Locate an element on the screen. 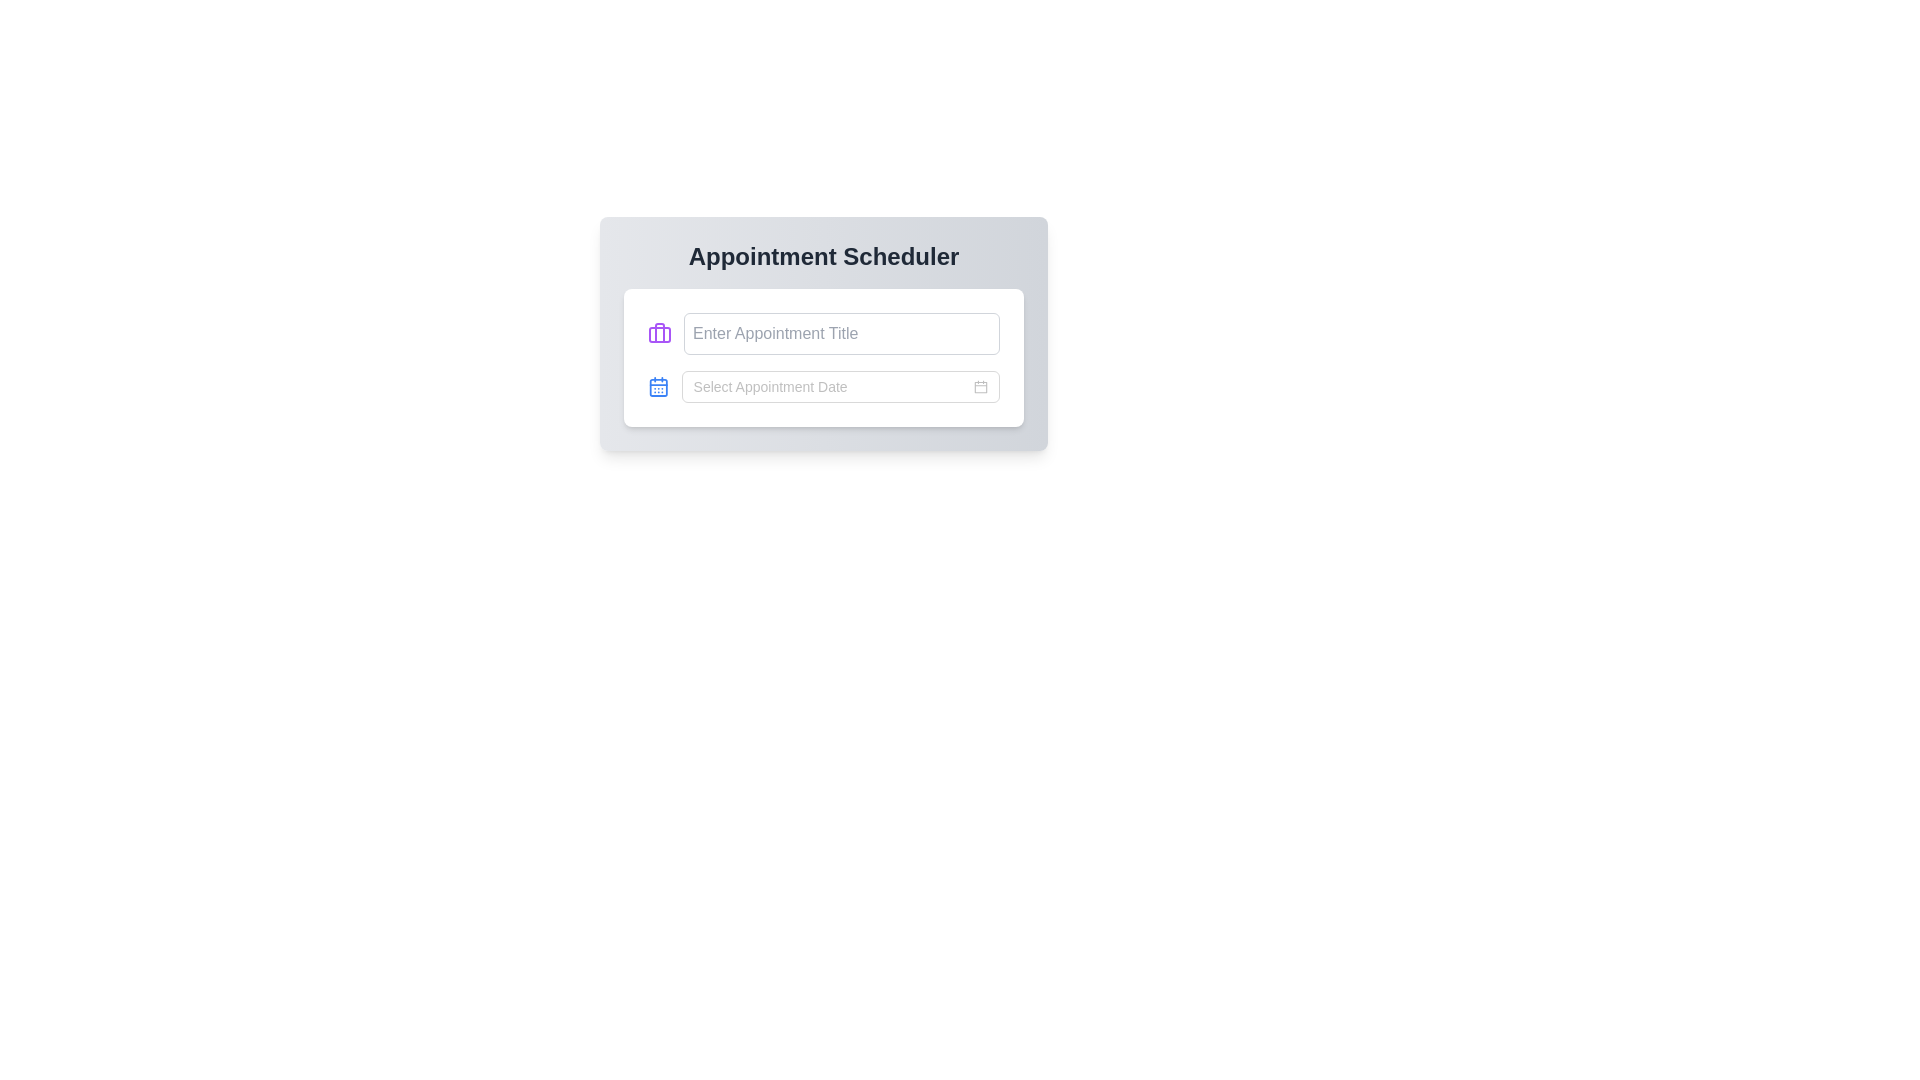  the text input field labeled 'Select Appointment Date' to focus on it is located at coordinates (831, 386).